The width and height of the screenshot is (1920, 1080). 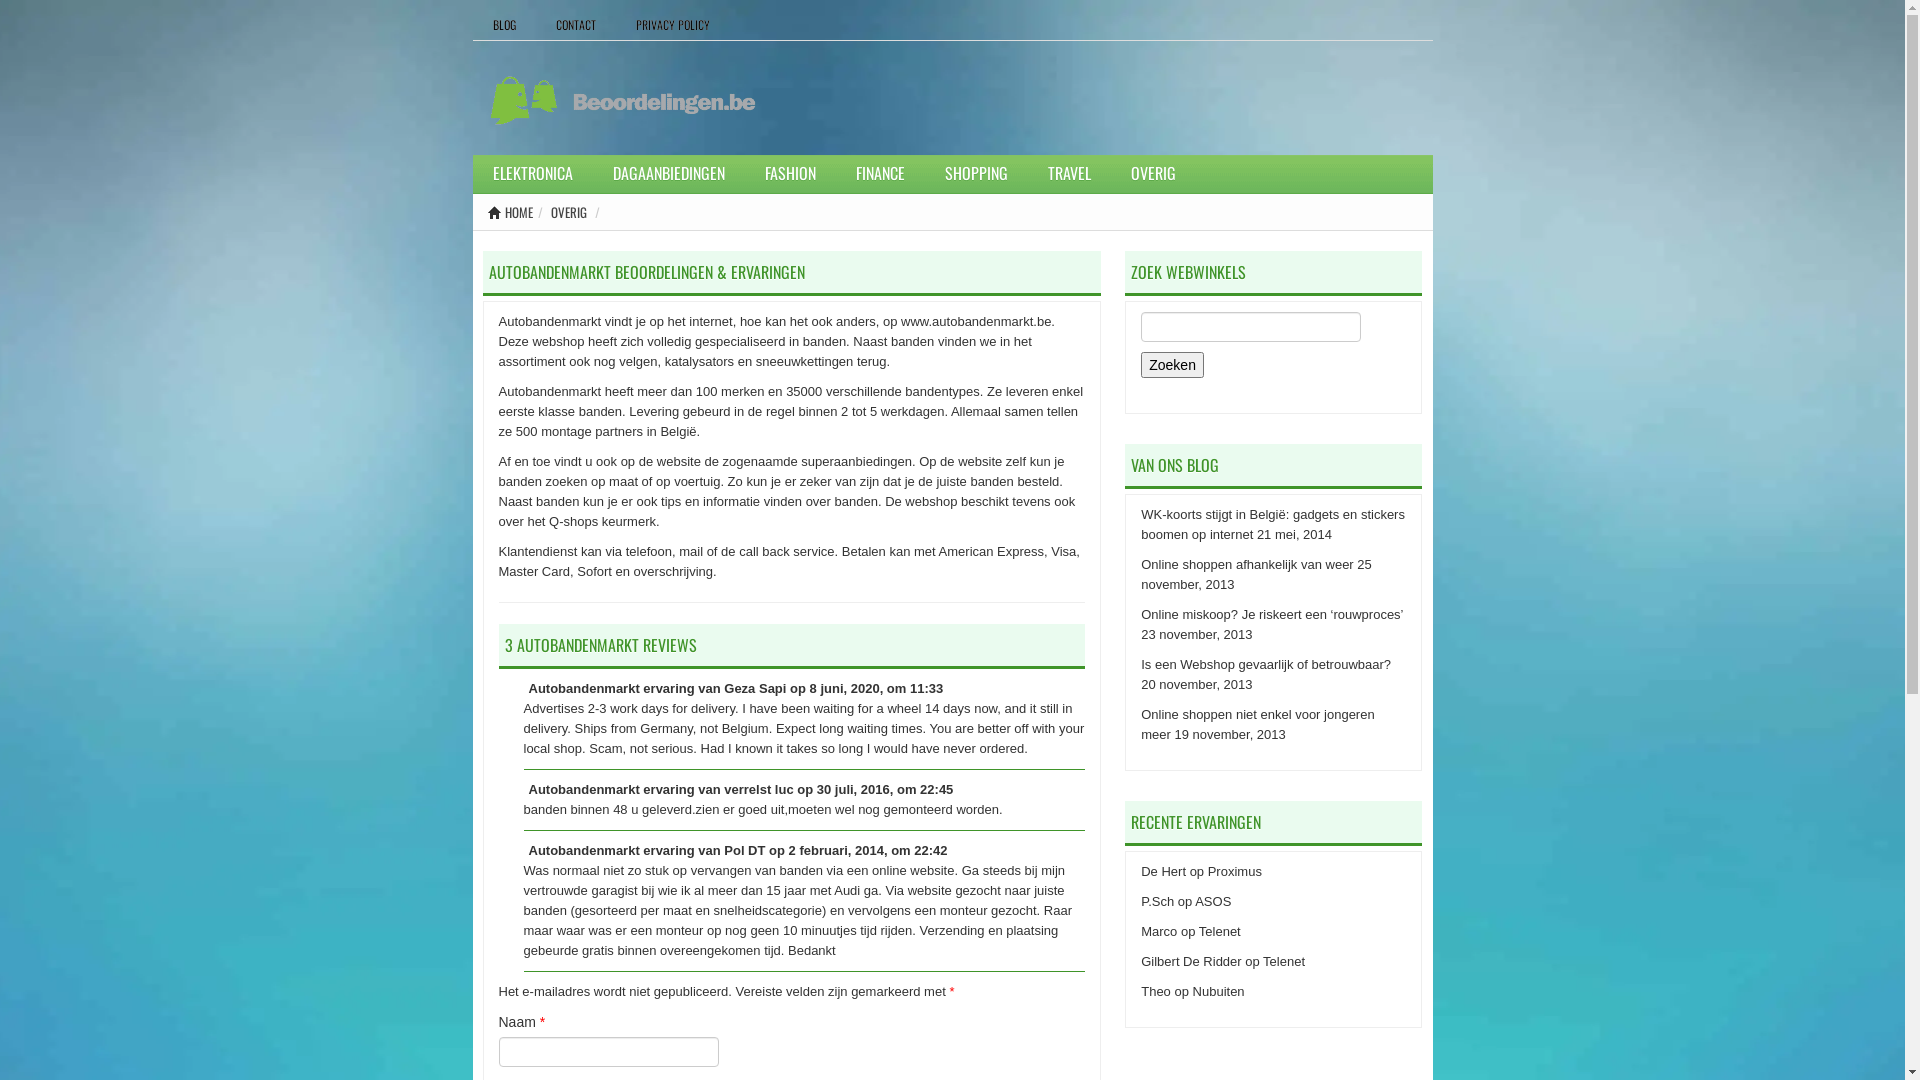 I want to click on 'Proximus', so click(x=1233, y=870).